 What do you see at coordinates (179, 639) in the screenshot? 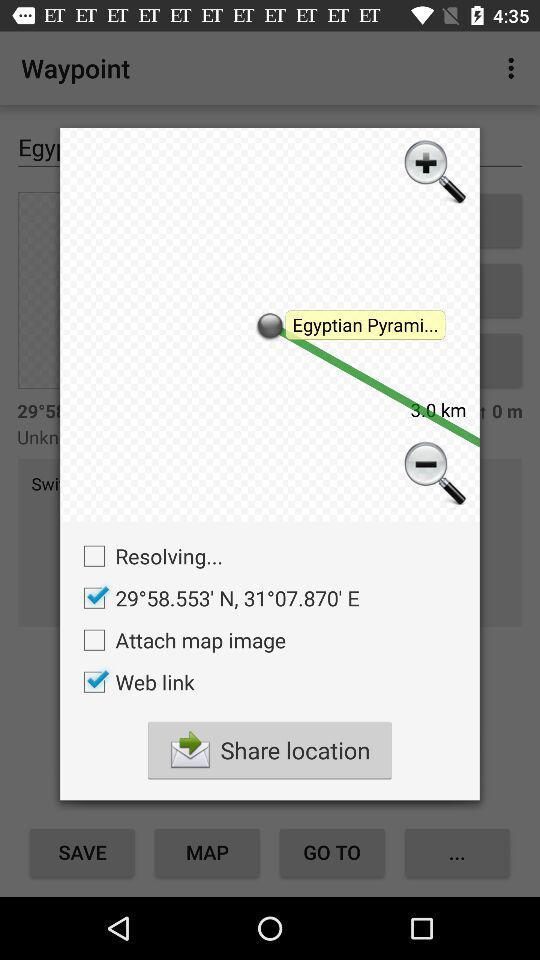
I see `checkbox above web link` at bounding box center [179, 639].